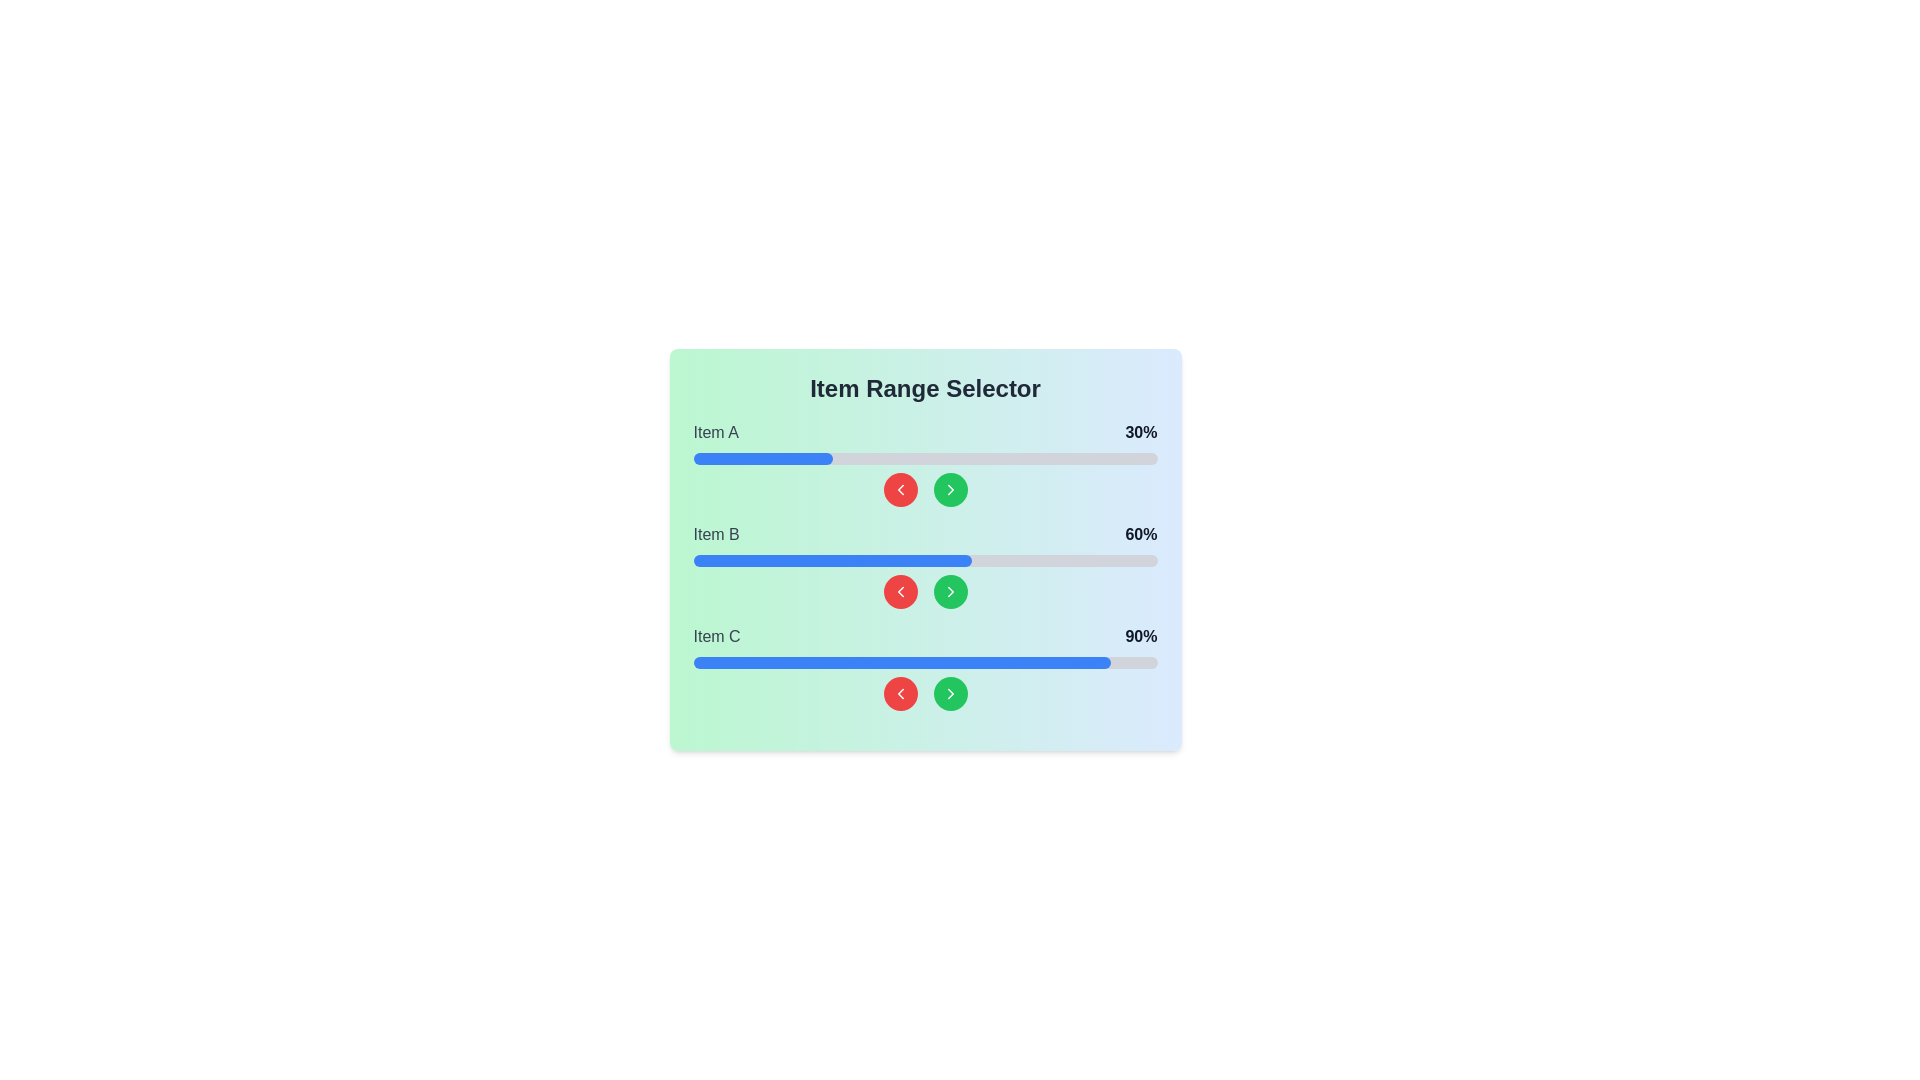 The image size is (1920, 1080). What do you see at coordinates (949, 693) in the screenshot?
I see `the chevron icon which signifies a forward action for navigating or incrementing 'Item C', located to the right of the green circular button at the bottom section of the panel` at bounding box center [949, 693].